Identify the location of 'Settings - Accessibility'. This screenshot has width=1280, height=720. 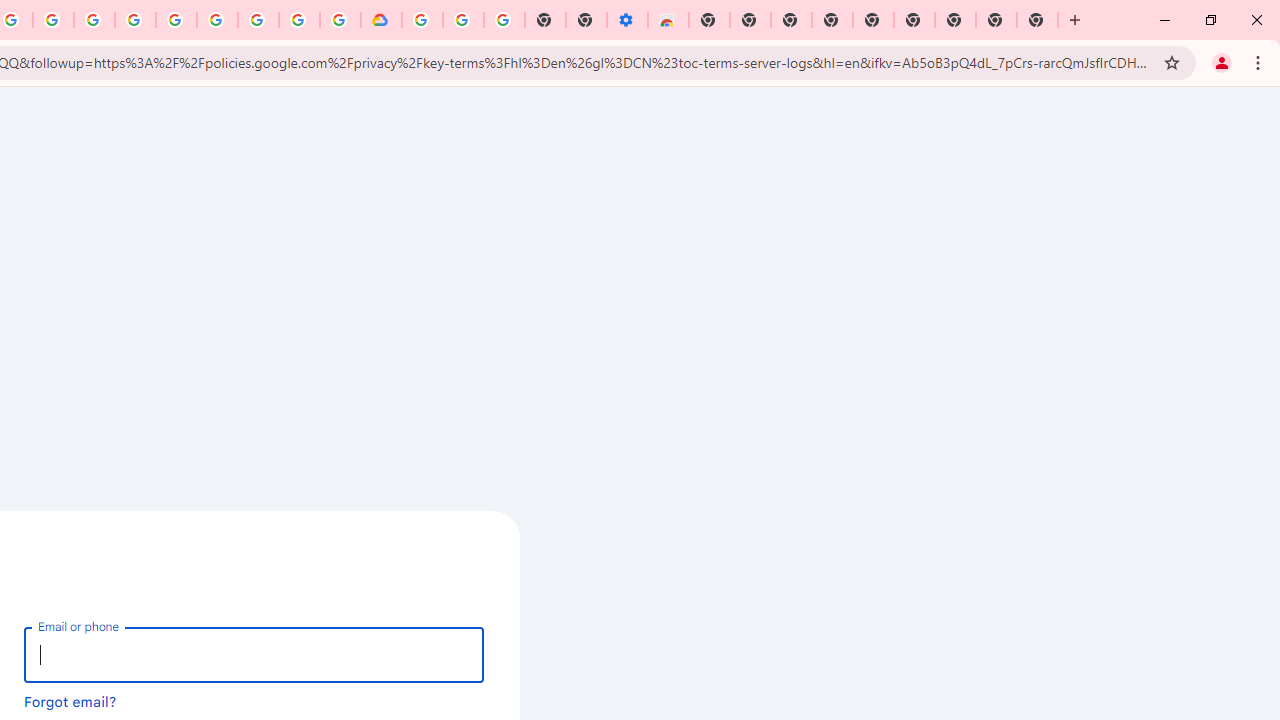
(626, 20).